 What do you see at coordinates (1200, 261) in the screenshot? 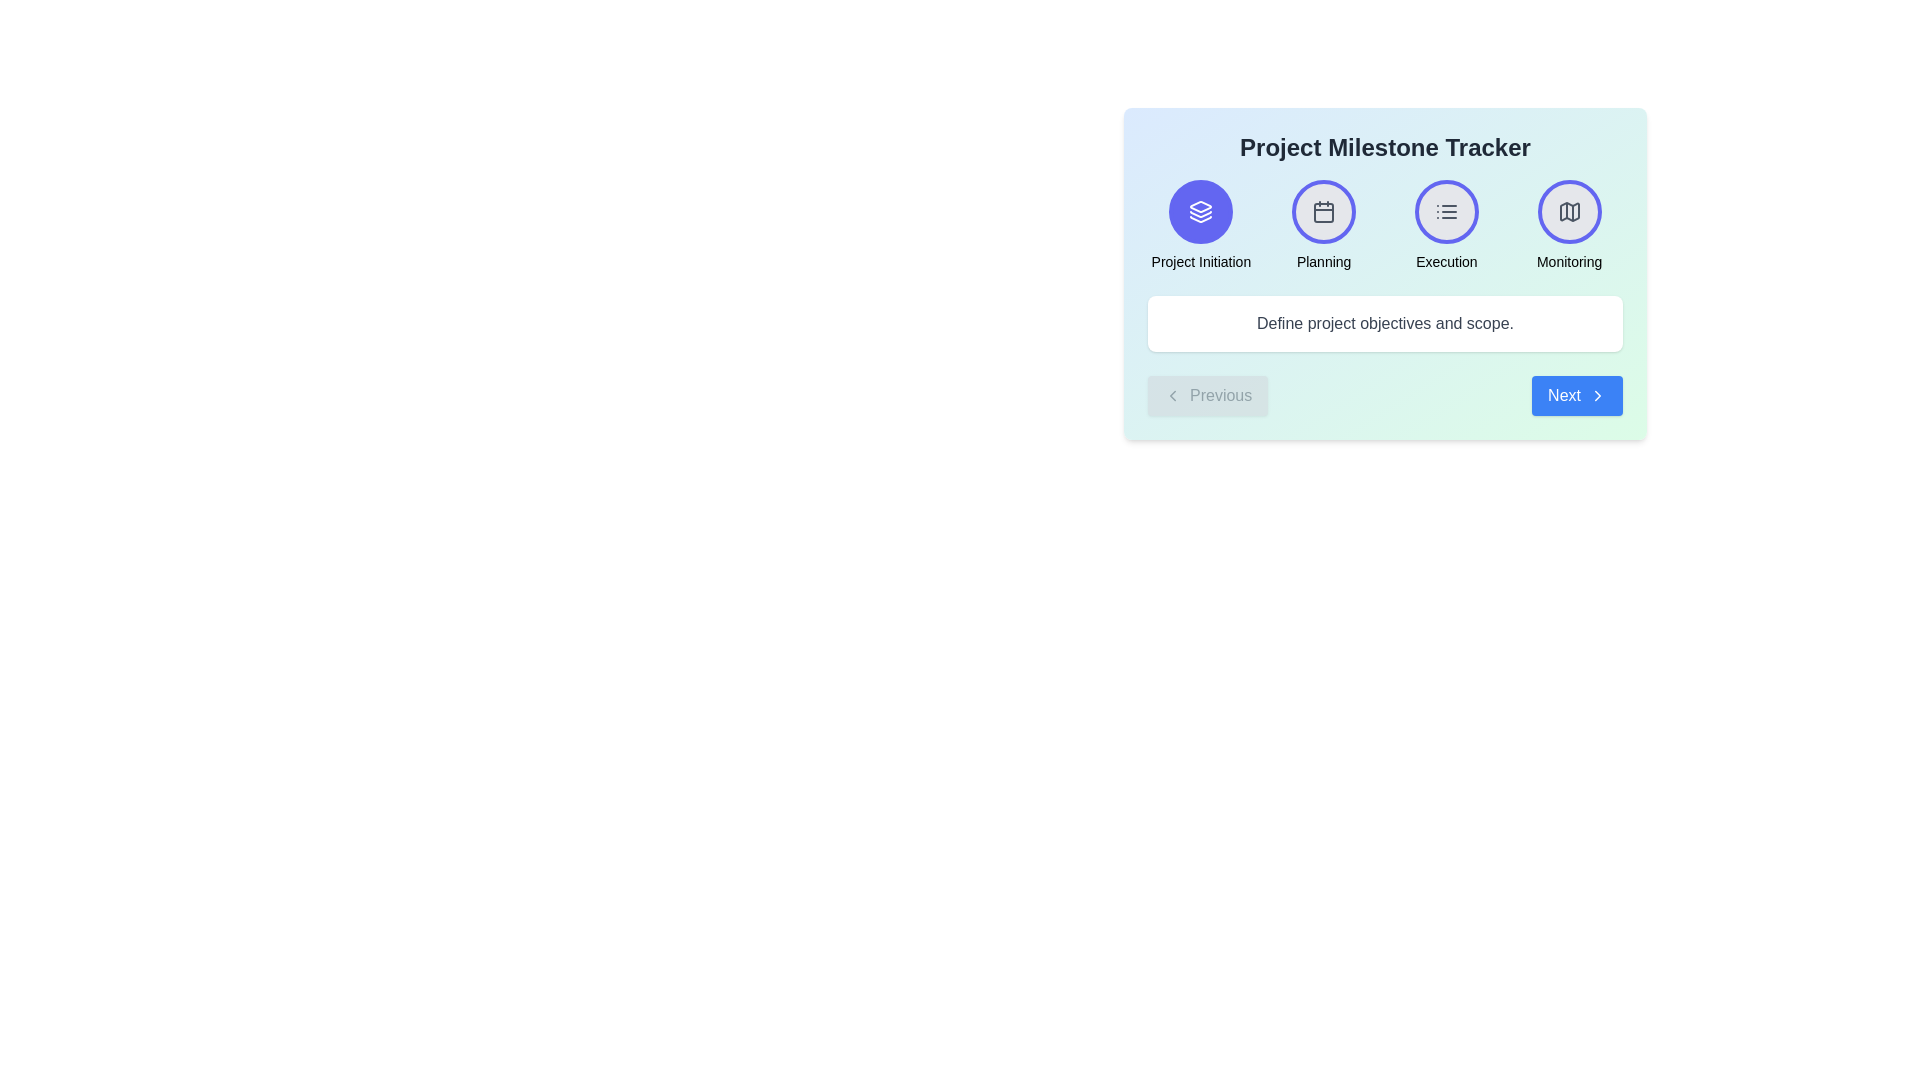
I see `the text label displaying 'Project Initiation', which is positioned beneath the circular icon representing it, and is the first milestone in the sequence of four milestones` at bounding box center [1200, 261].